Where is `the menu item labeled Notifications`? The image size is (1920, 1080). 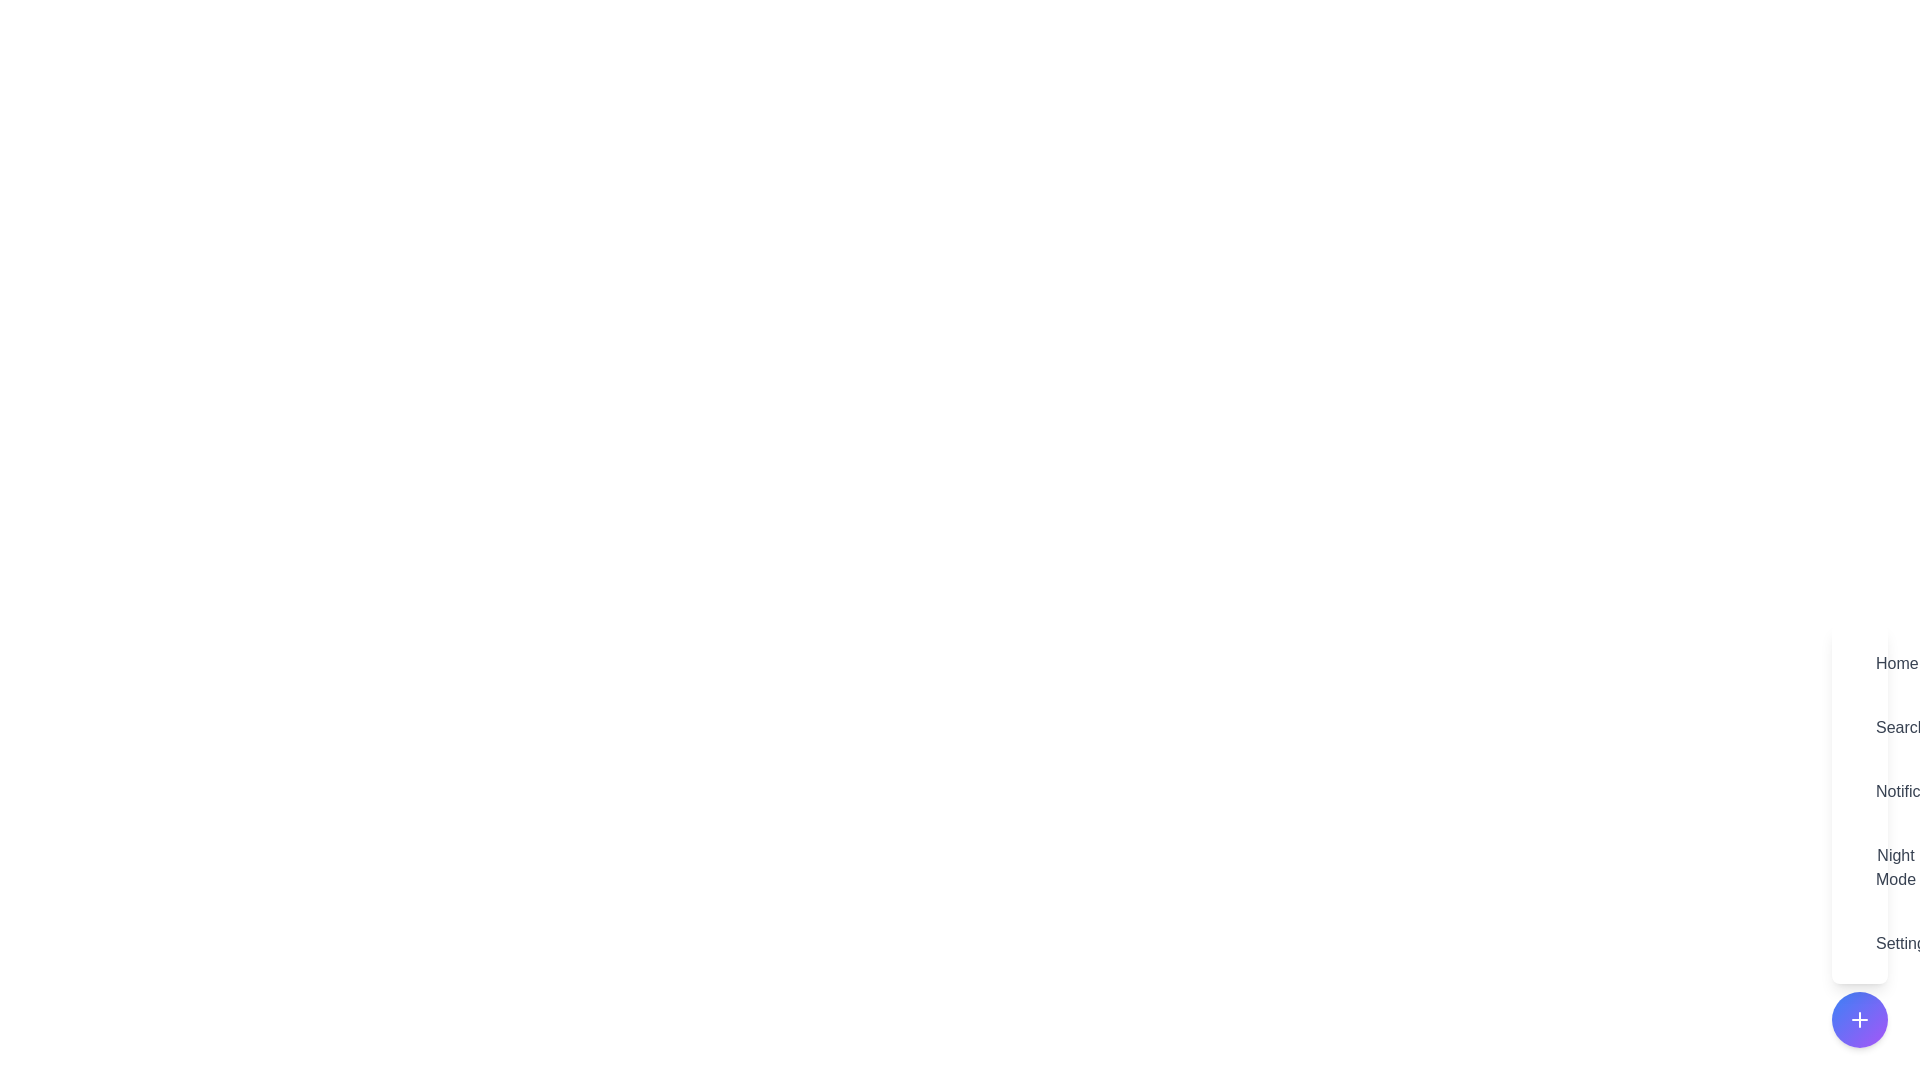 the menu item labeled Notifications is located at coordinates (1859, 790).